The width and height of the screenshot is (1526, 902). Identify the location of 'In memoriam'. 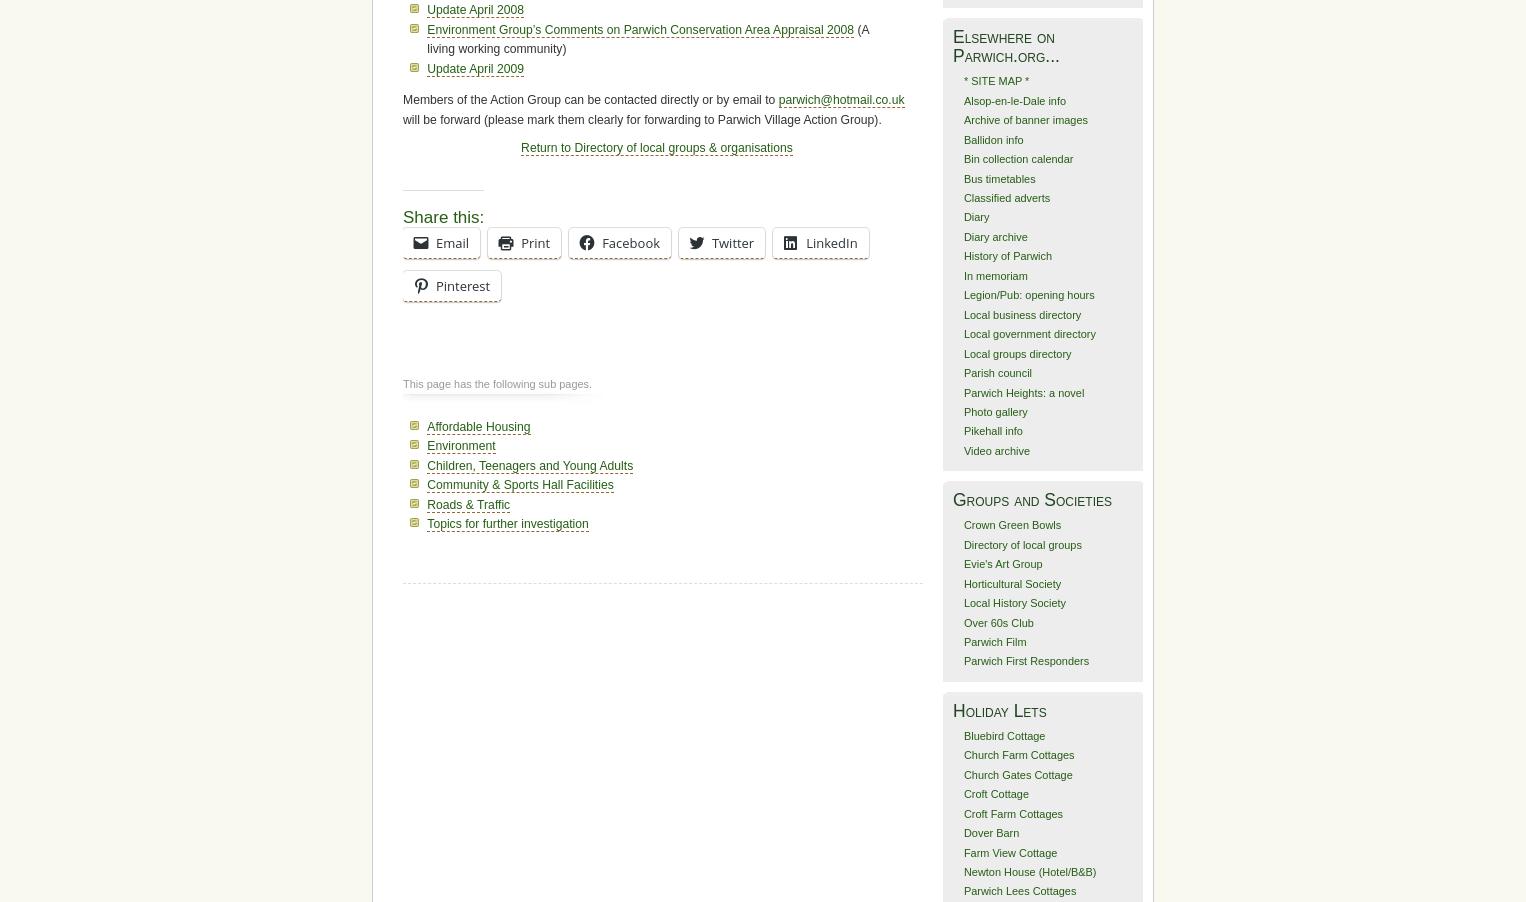
(993, 275).